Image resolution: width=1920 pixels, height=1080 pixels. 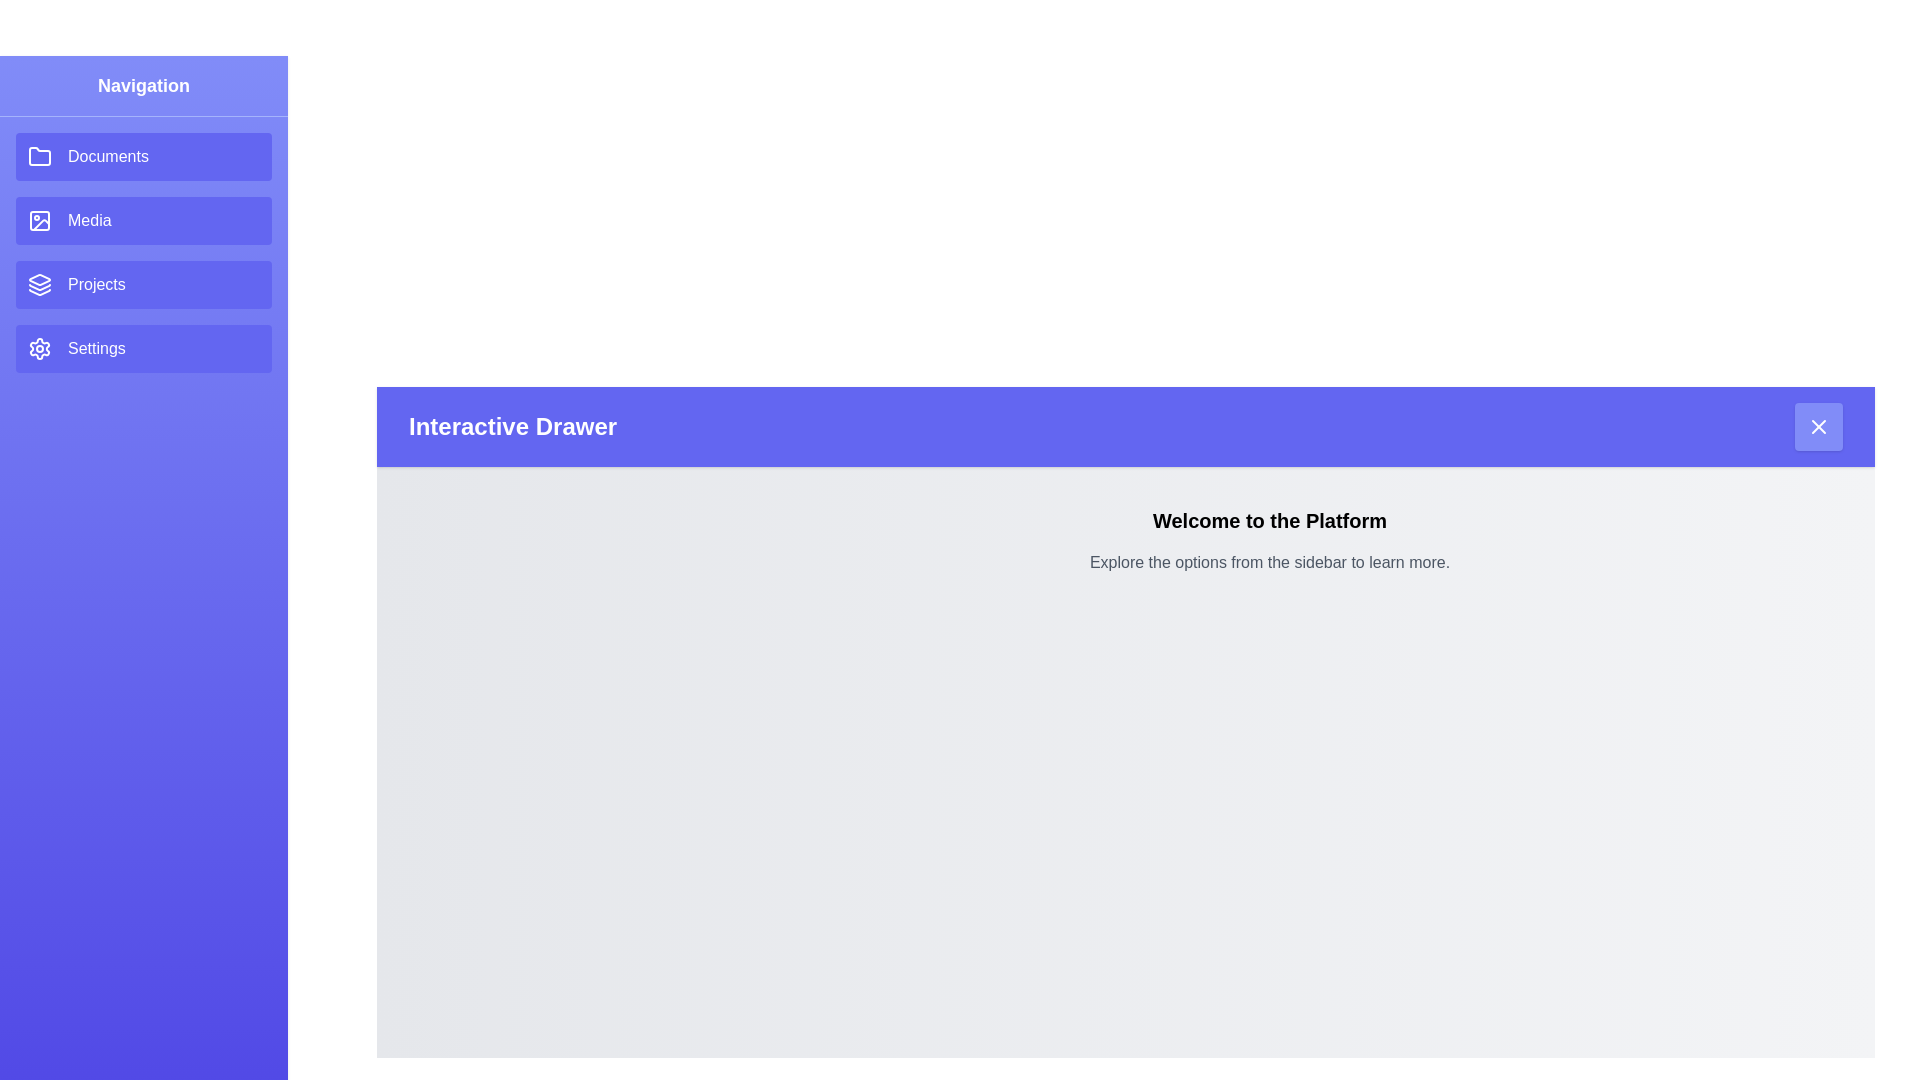 What do you see at coordinates (143, 220) in the screenshot?
I see `the drawer item Media` at bounding box center [143, 220].